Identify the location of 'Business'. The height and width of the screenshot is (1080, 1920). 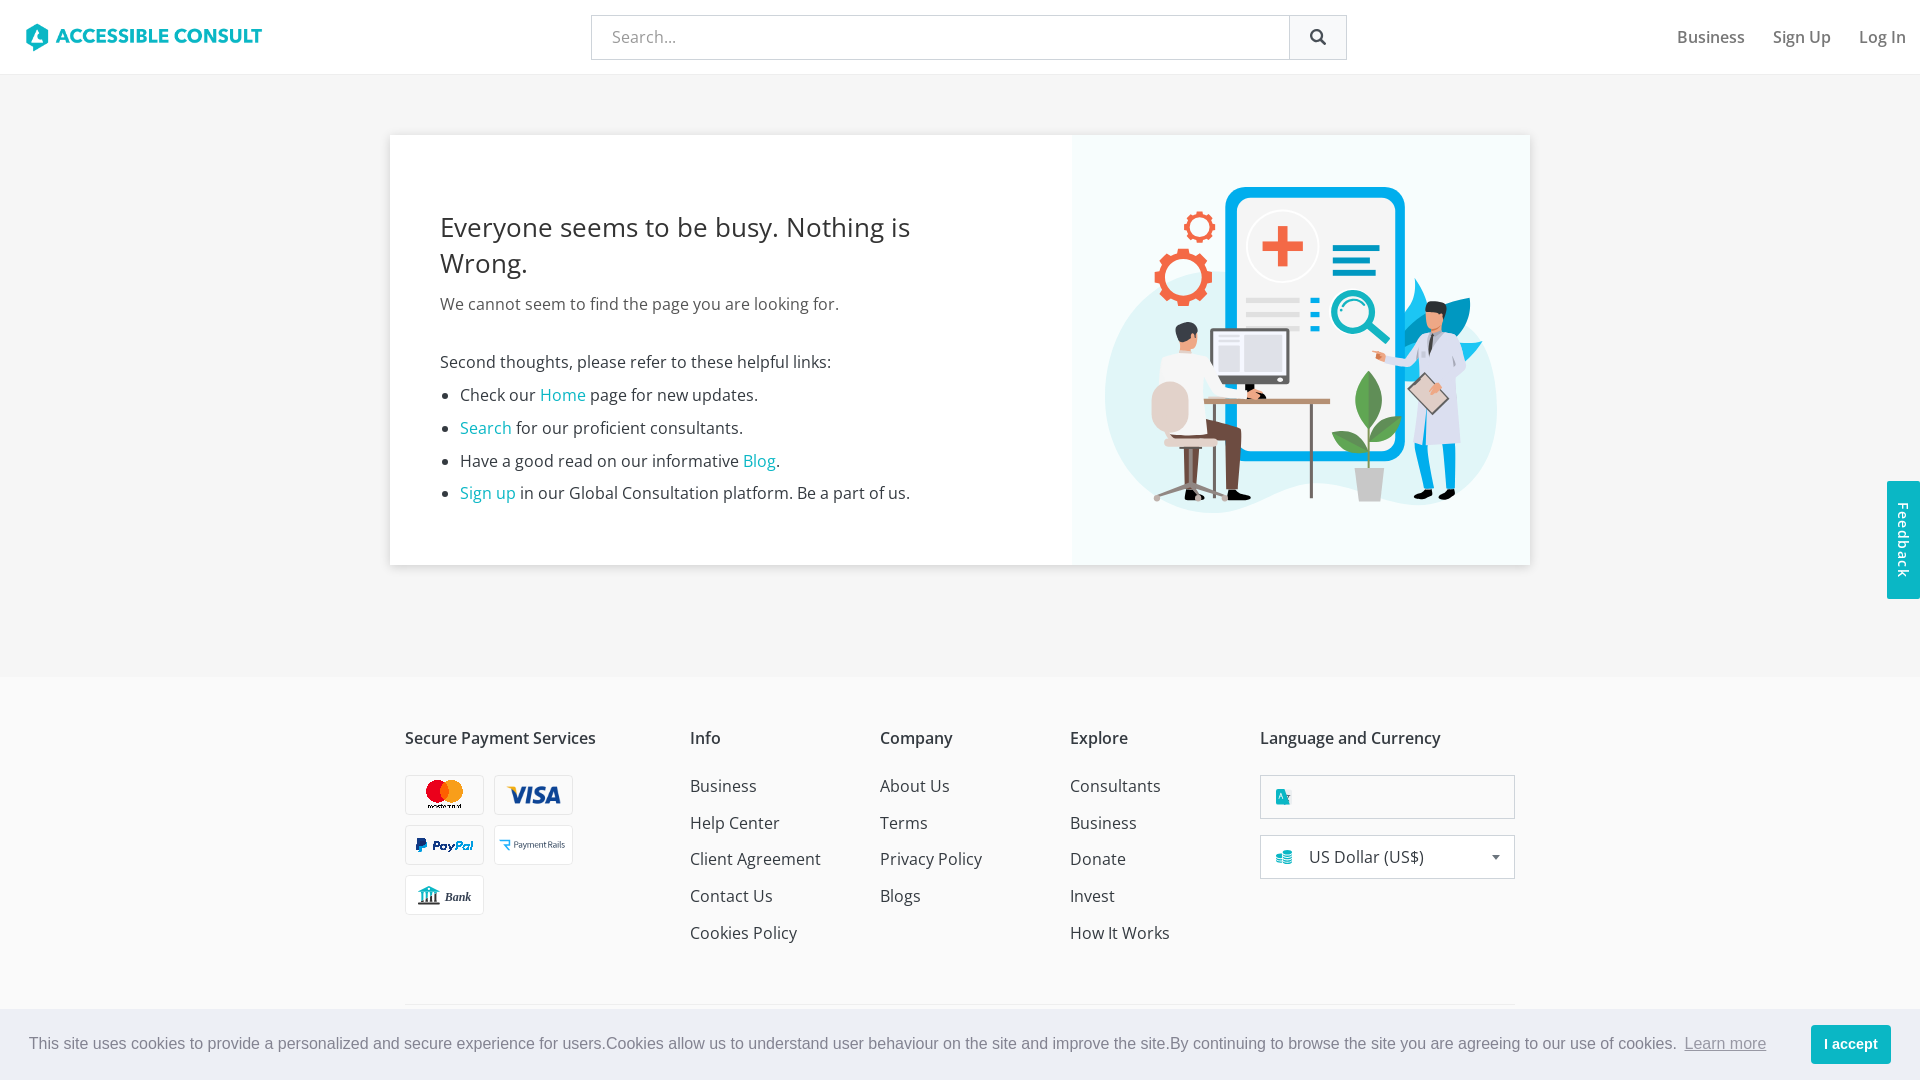
(1709, 37).